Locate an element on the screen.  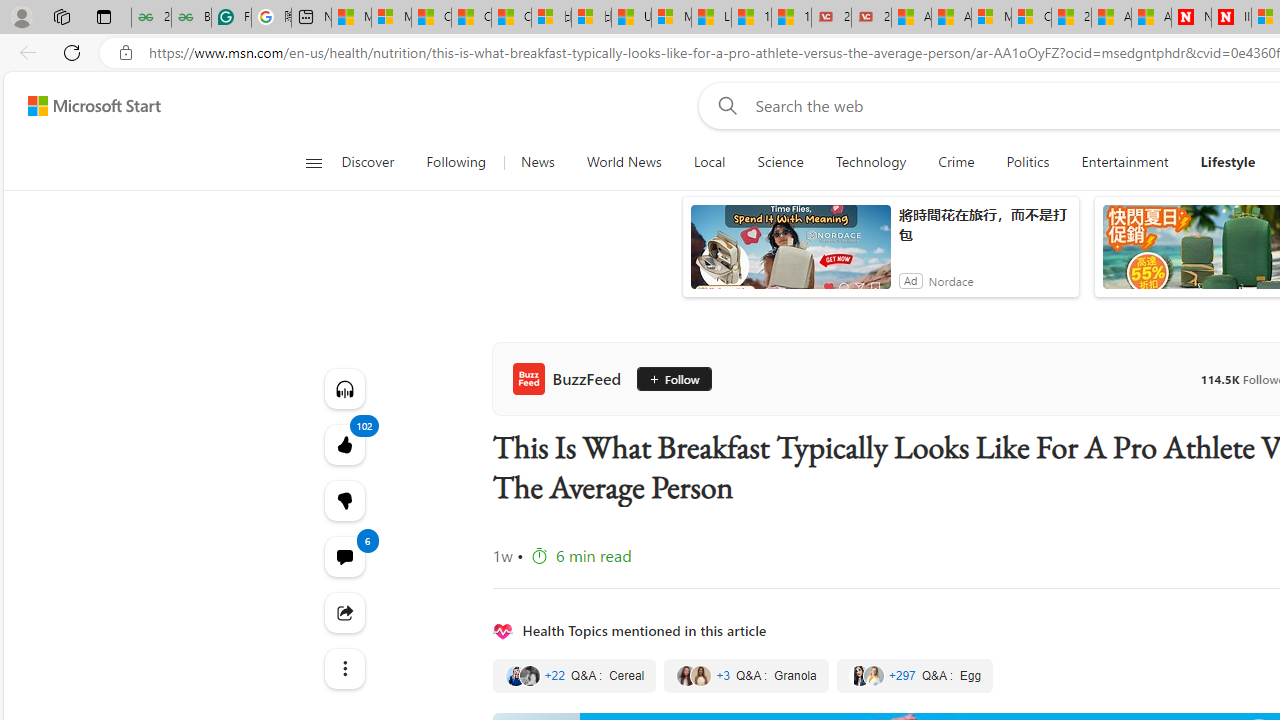
'Lifestyle - MSN' is located at coordinates (711, 17).